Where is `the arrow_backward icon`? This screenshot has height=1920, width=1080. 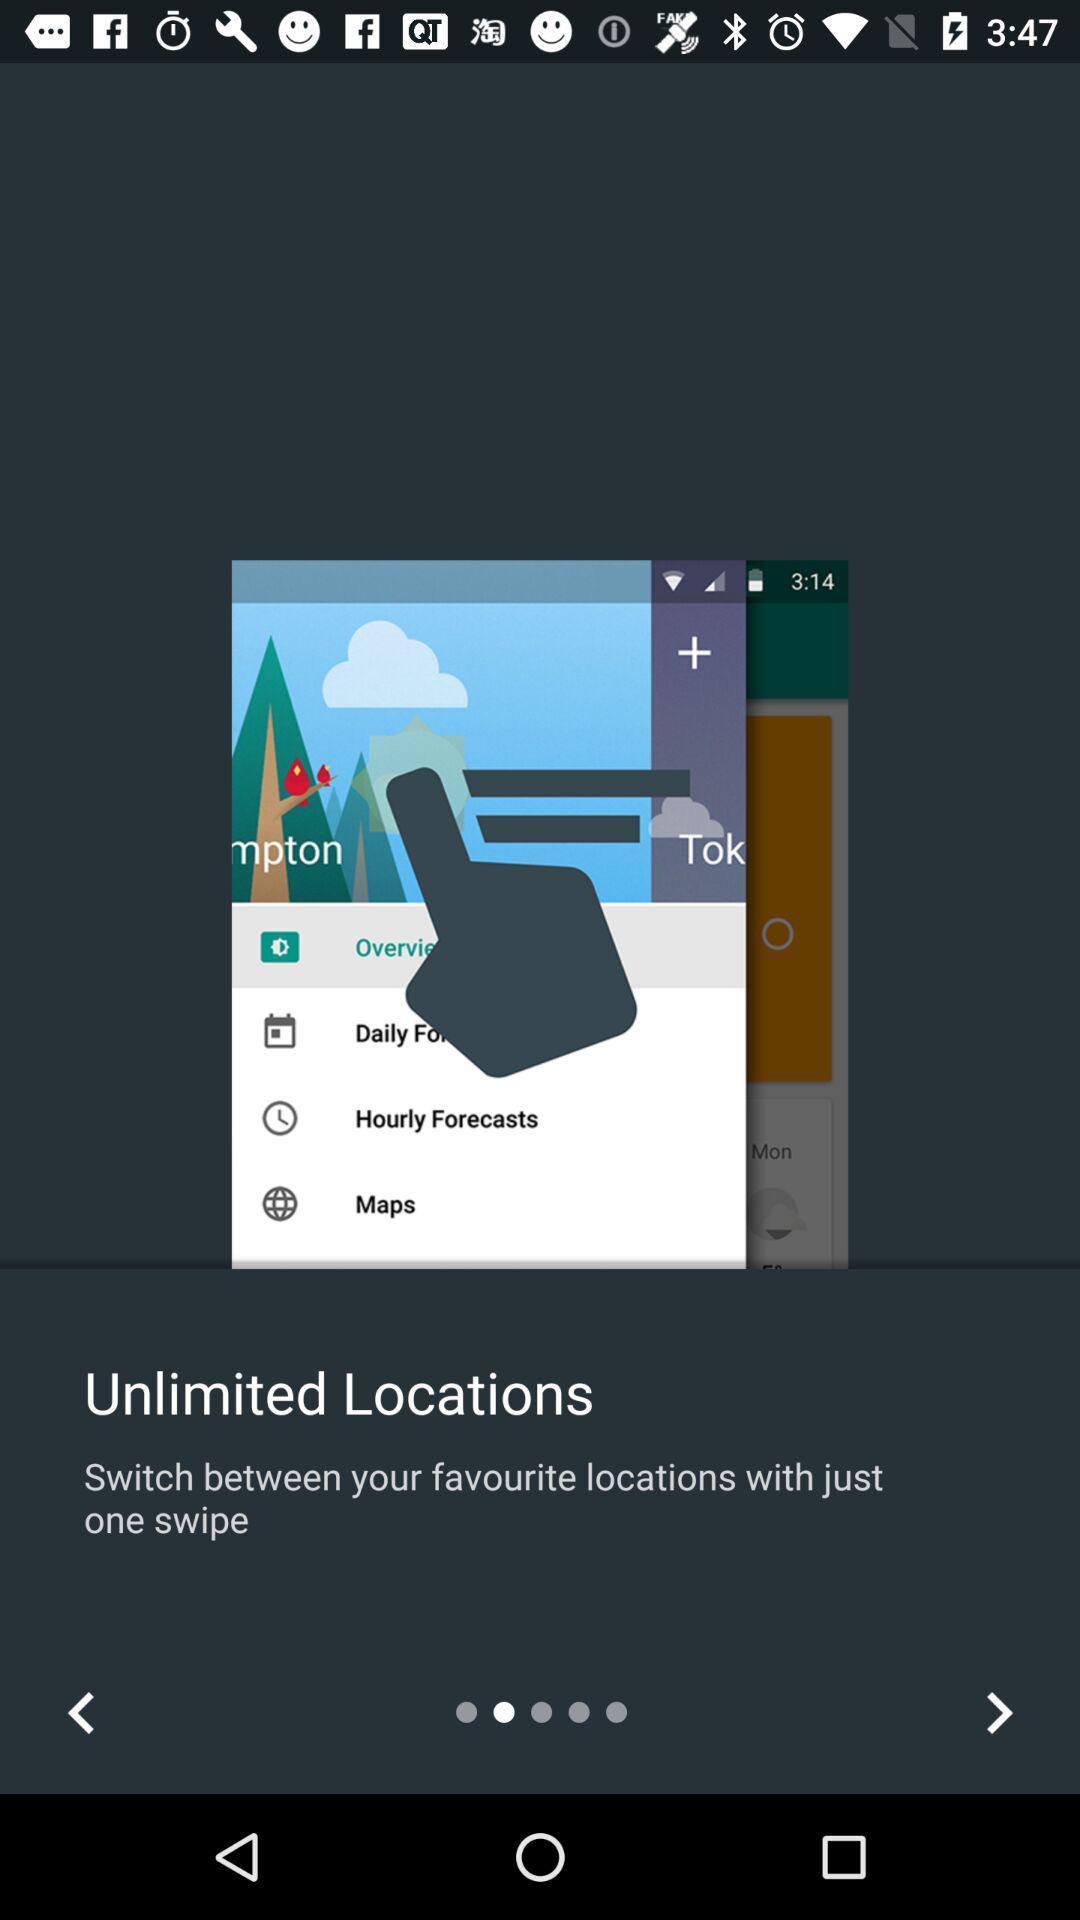 the arrow_backward icon is located at coordinates (80, 1711).